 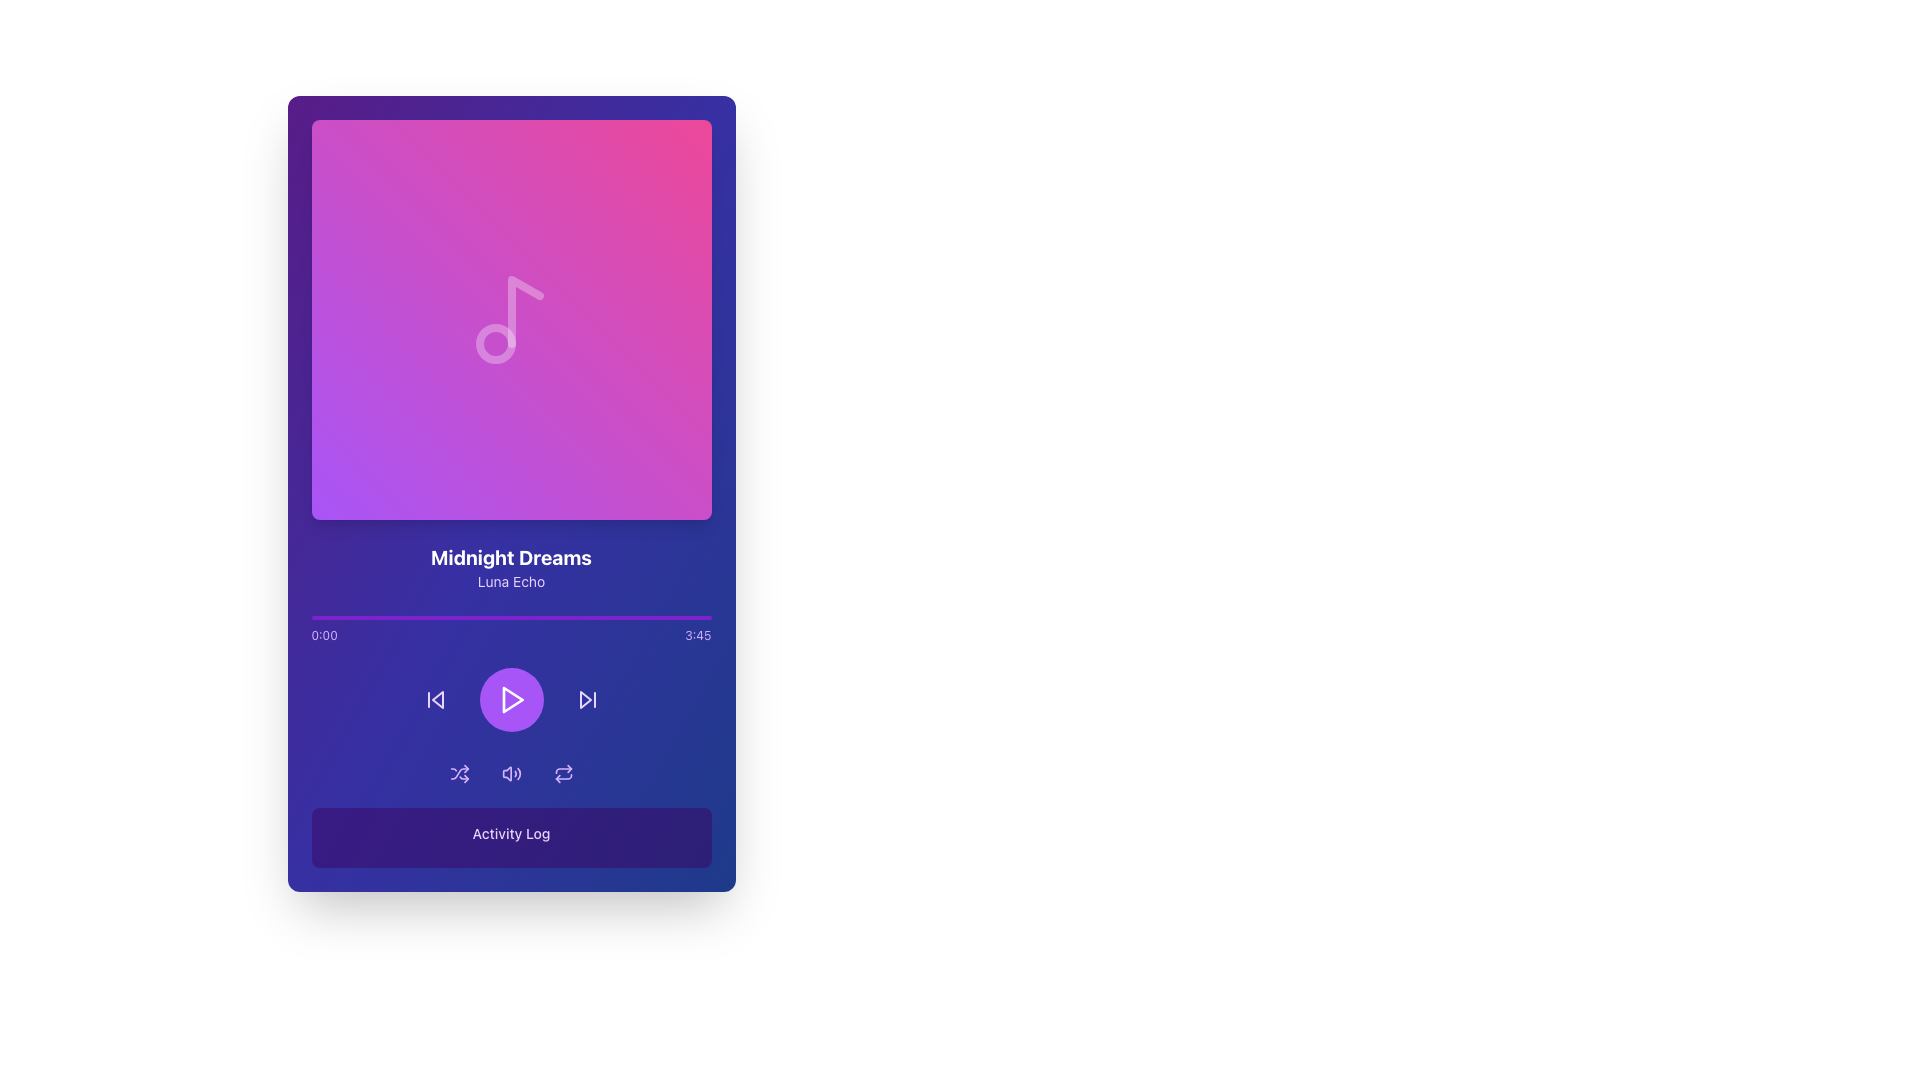 I want to click on the small, purple shuffle icon located below the media playback control buttons, so click(x=458, y=773).